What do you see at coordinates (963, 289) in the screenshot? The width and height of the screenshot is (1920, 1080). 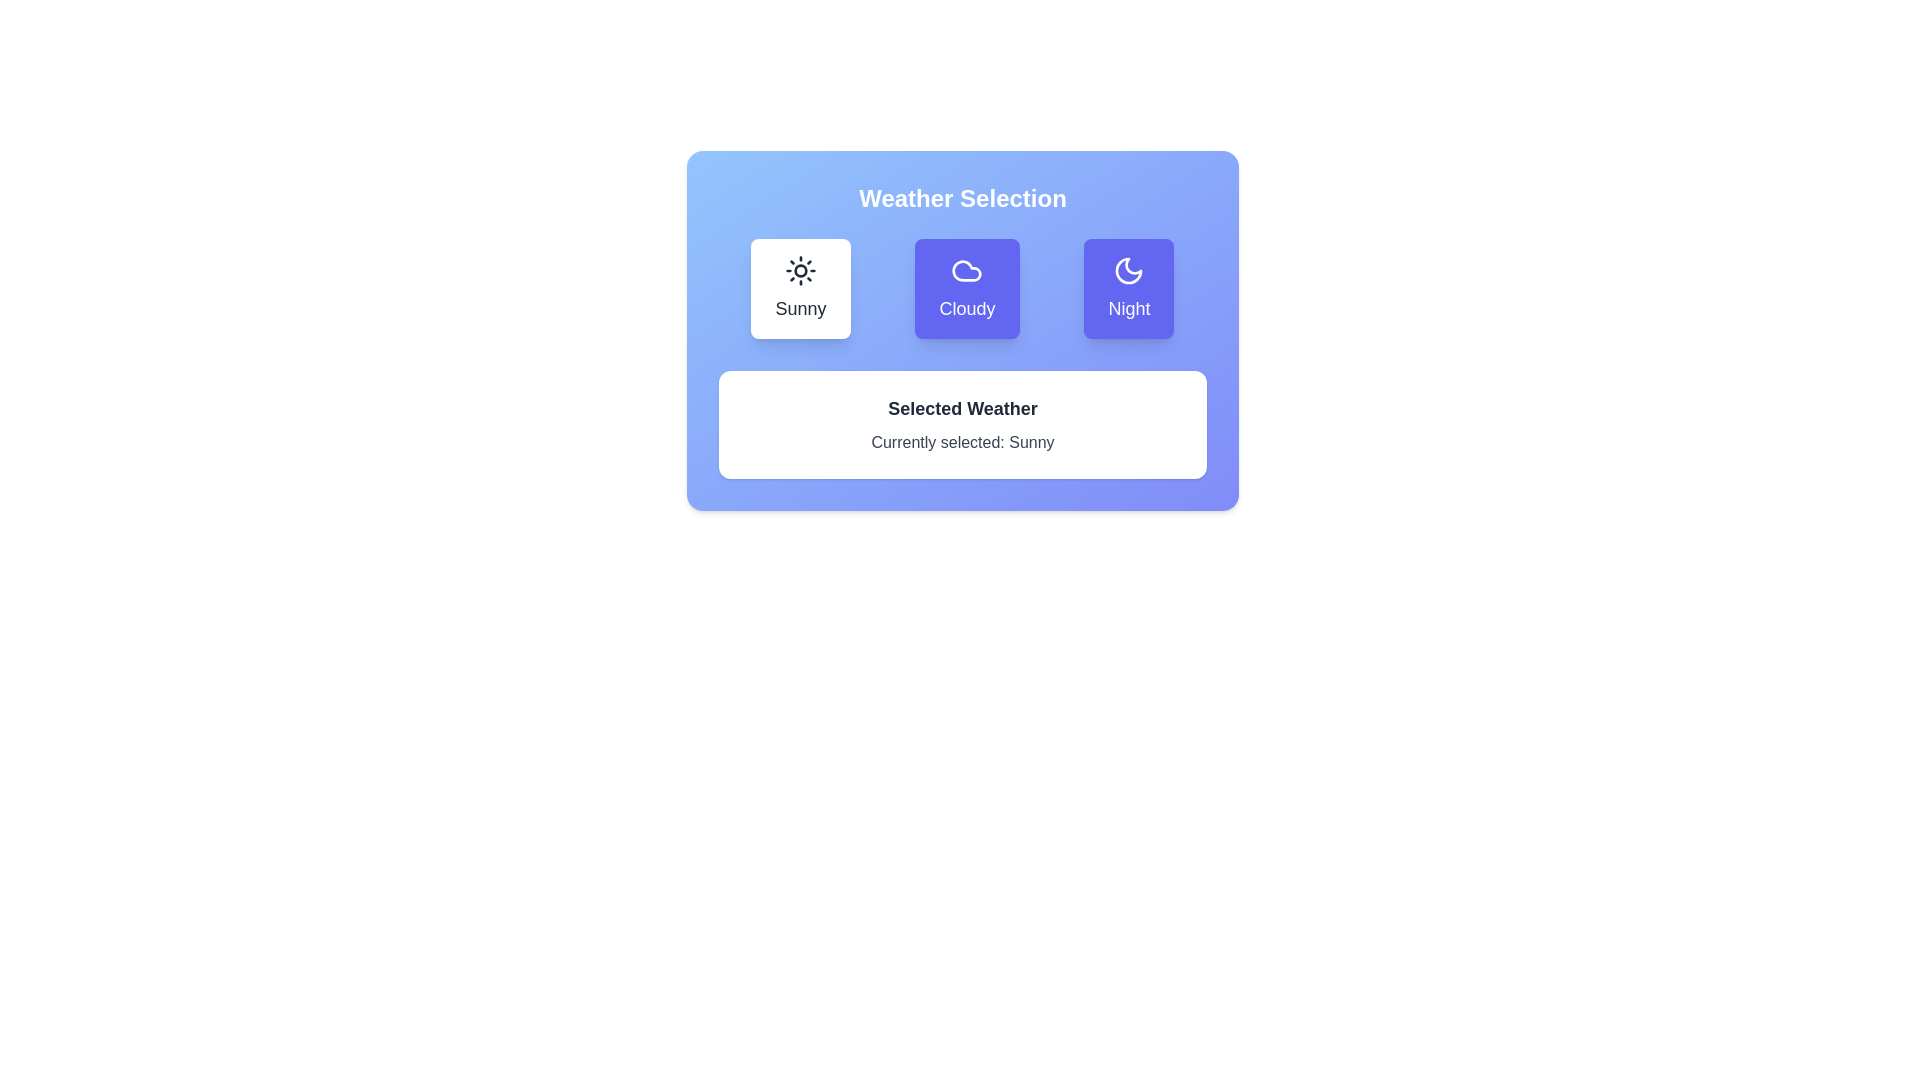 I see `the 'Cloudy' button located between the 'Sunny' and 'Night' buttons in the weather selection interface for visual feedback` at bounding box center [963, 289].